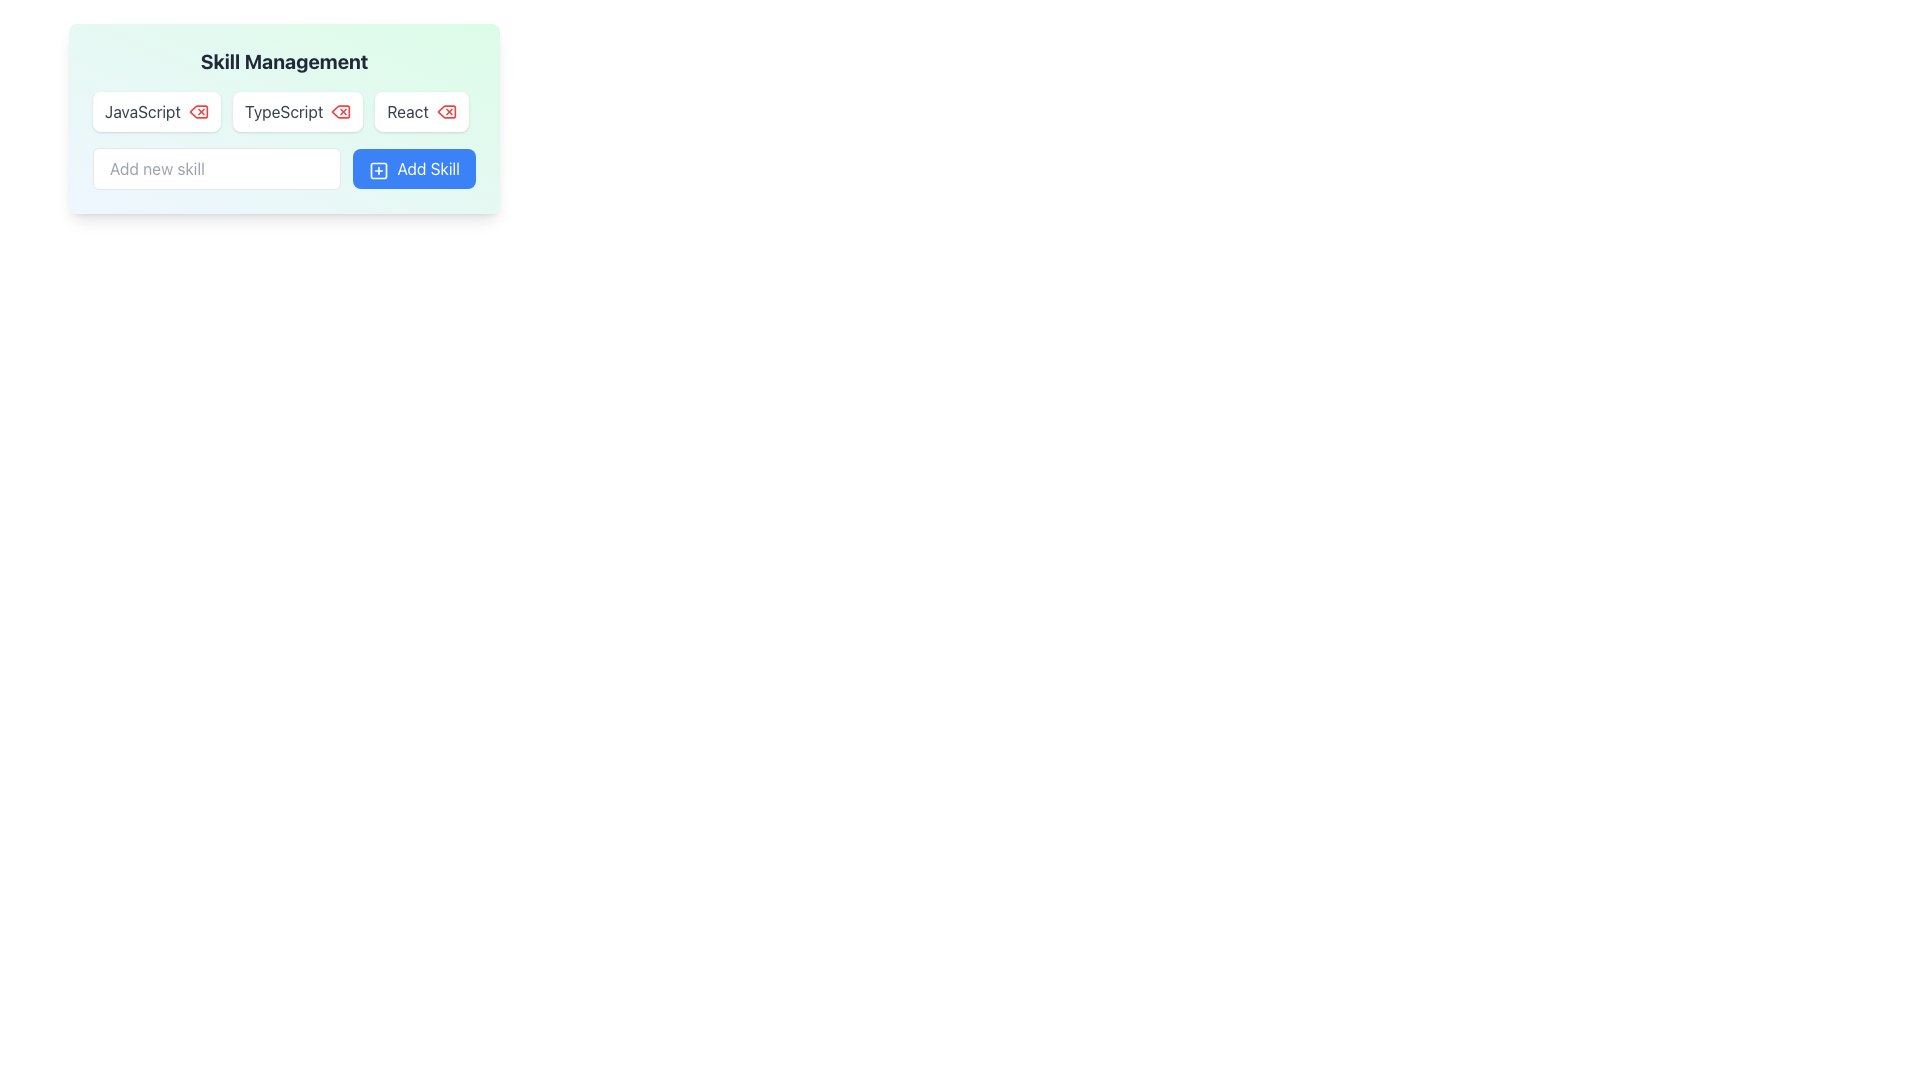  What do you see at coordinates (379, 169) in the screenshot?
I see `the small square icon with a plus sign inside it, located at the left side of the 'Add Skill' button` at bounding box center [379, 169].